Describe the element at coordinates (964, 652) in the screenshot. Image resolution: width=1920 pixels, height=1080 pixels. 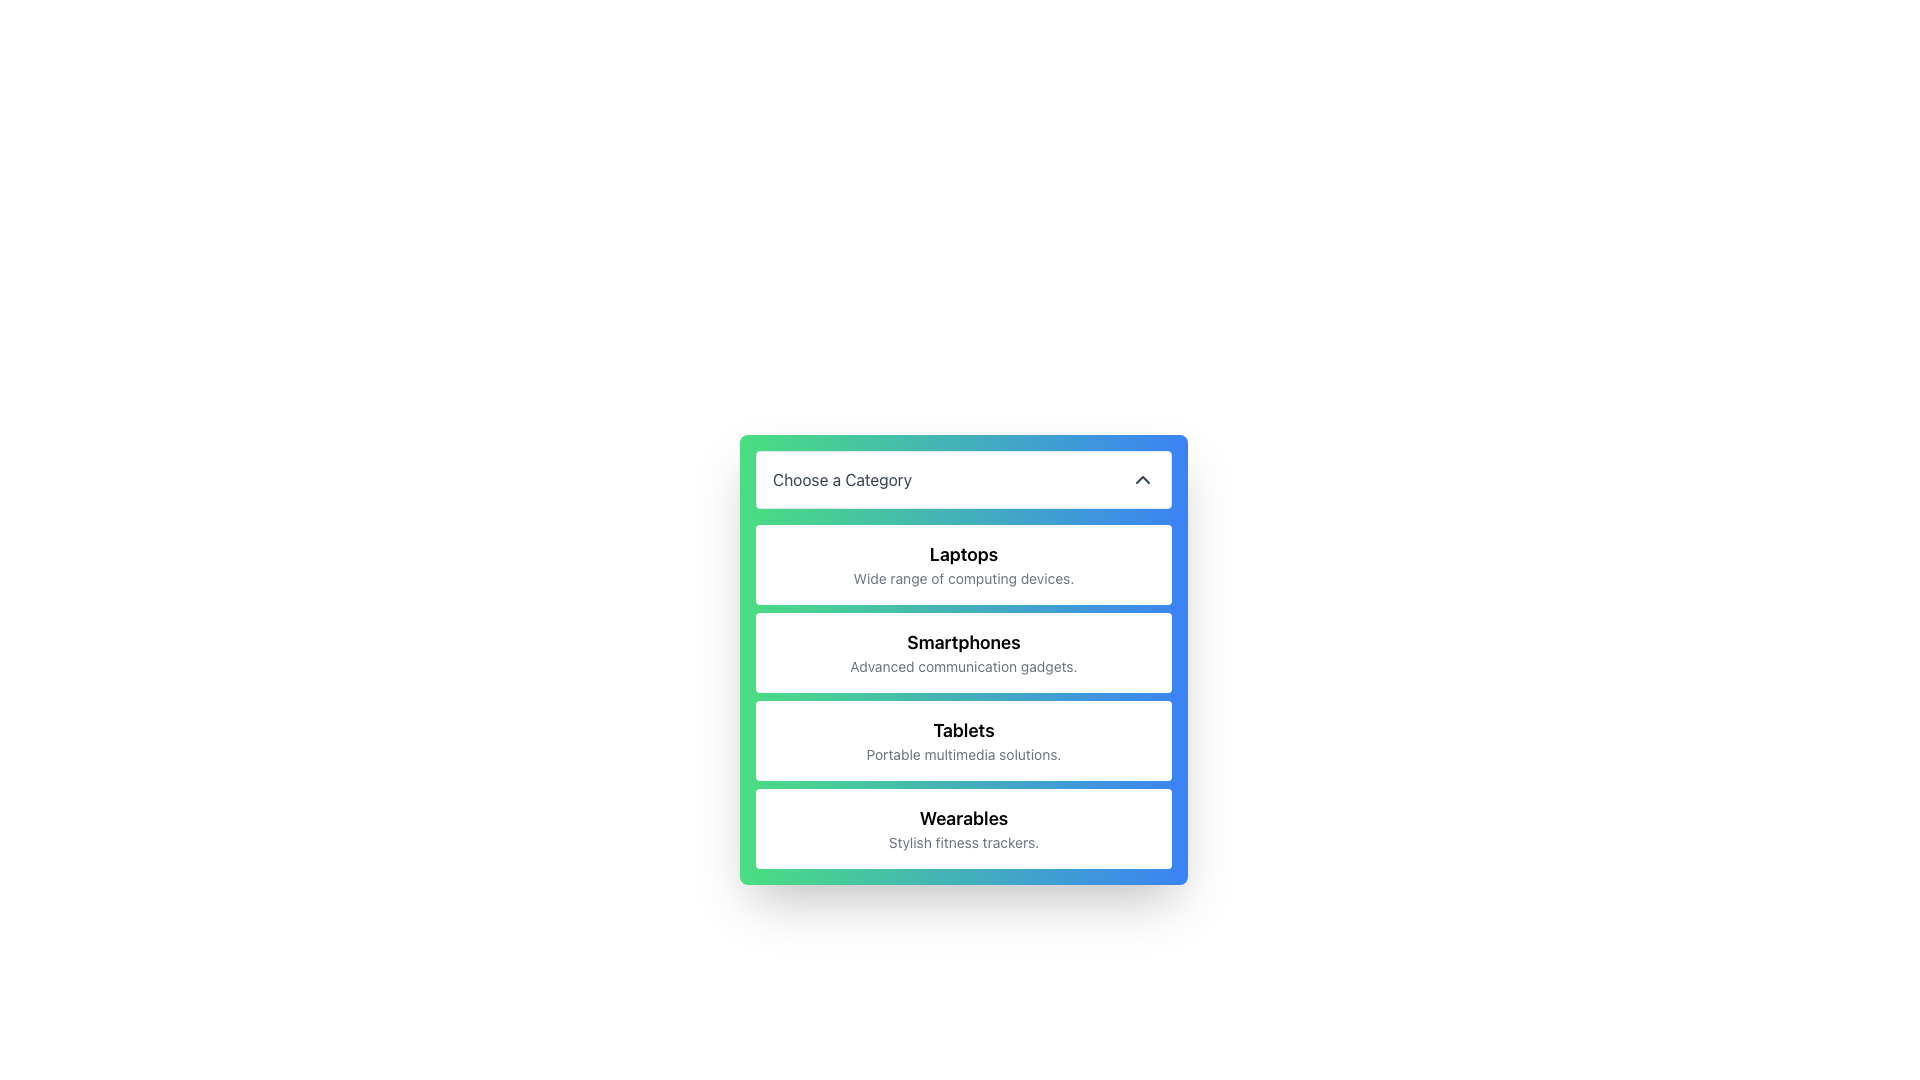
I see `the second card in the vertical list of selectable category cards, which is used` at that location.